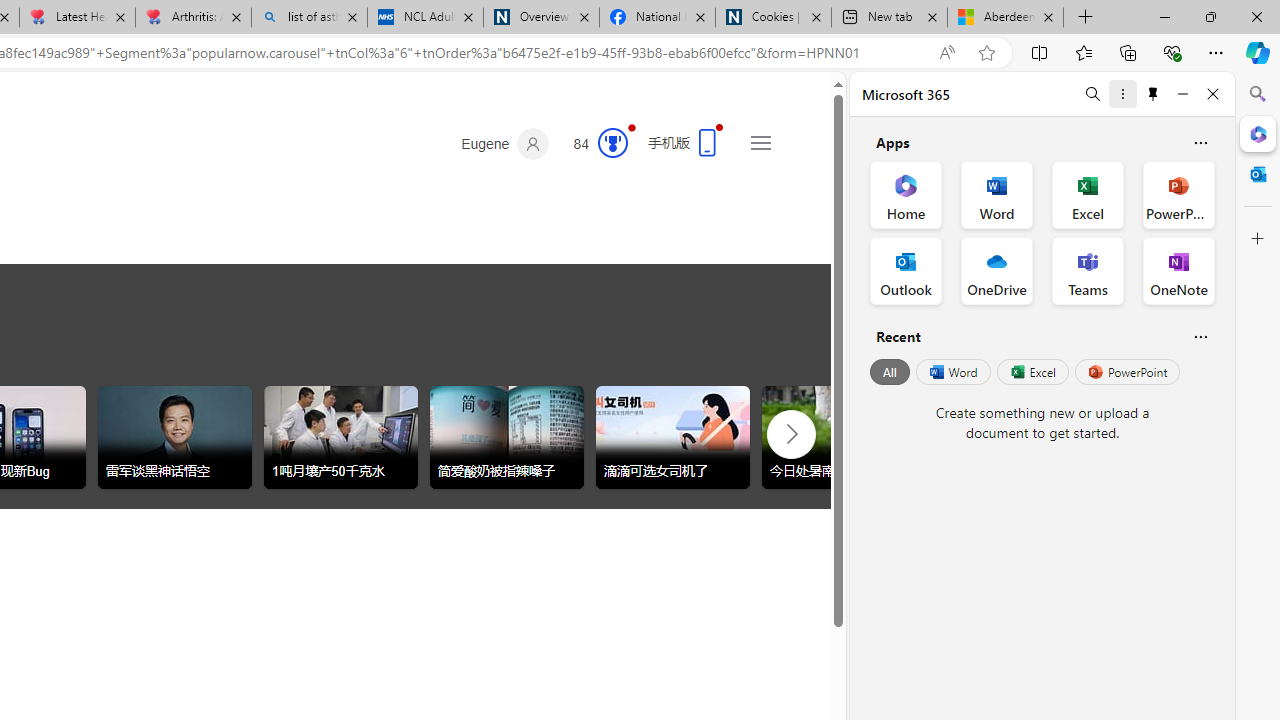  I want to click on 'Home Office App', so click(905, 195).